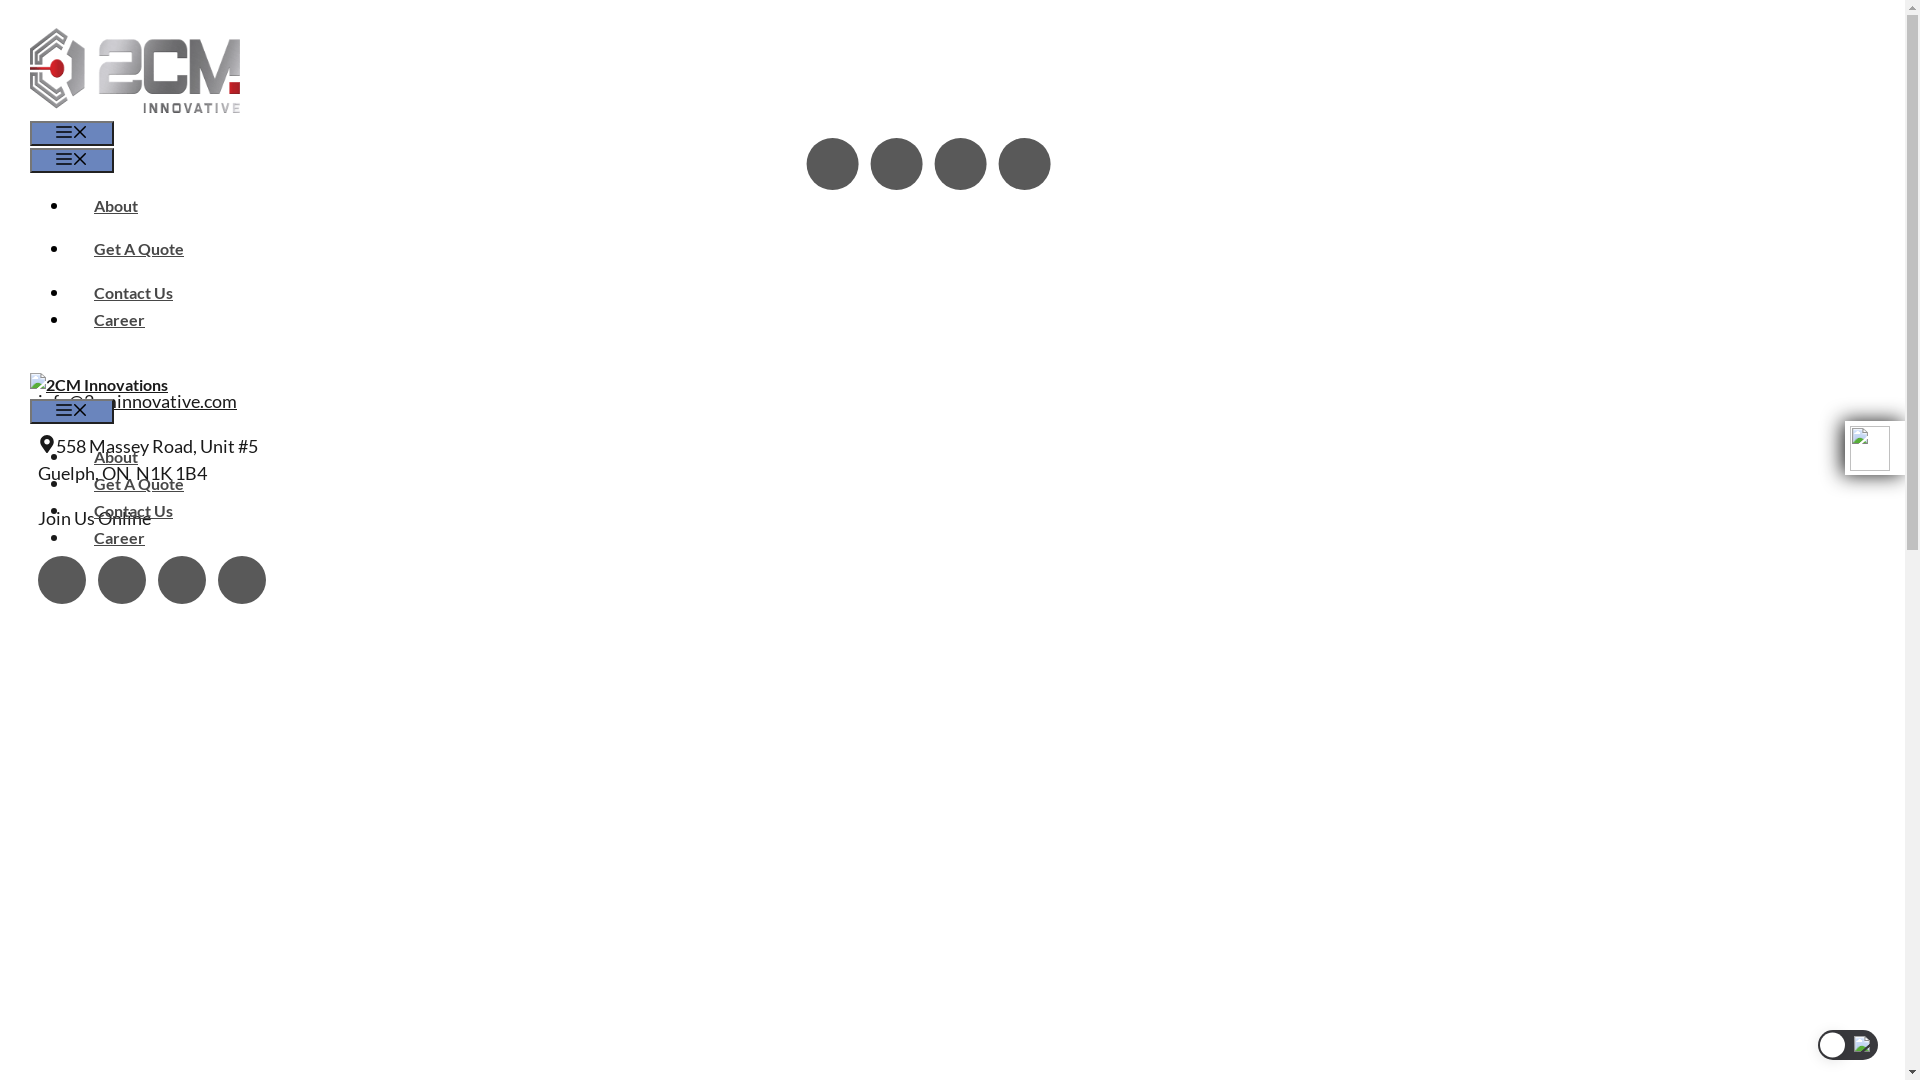  I want to click on 'Career', so click(118, 318).